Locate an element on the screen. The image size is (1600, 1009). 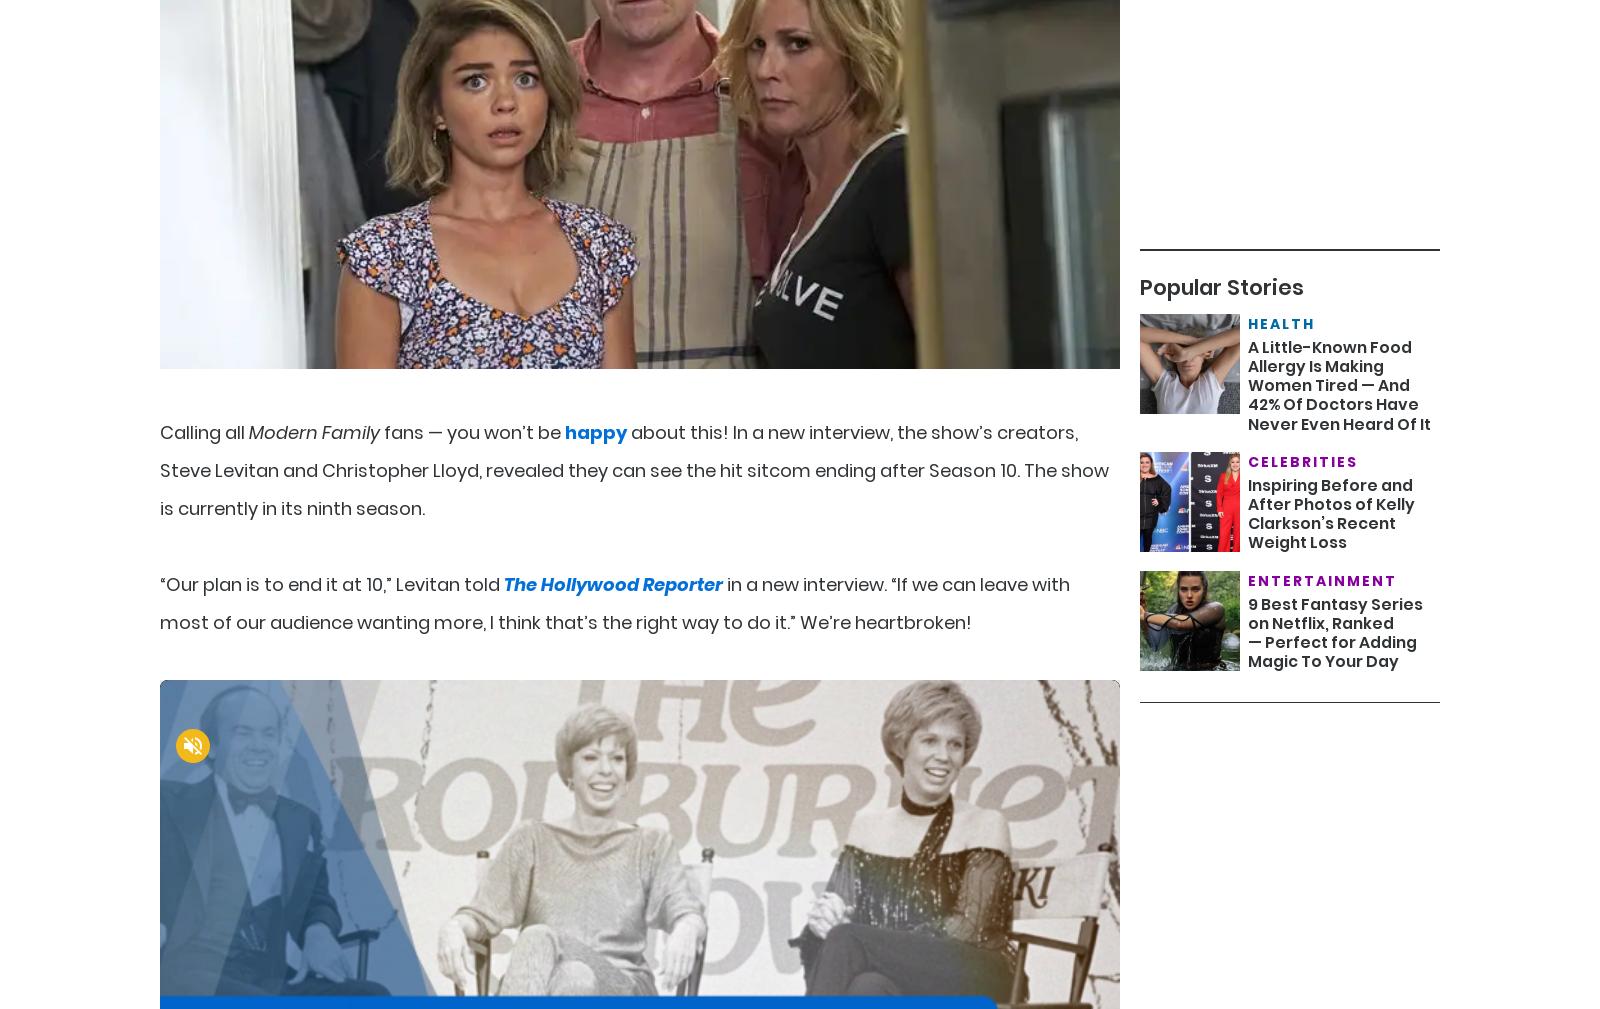
'about this! In a new interview, the show’s creators, Steve Levitan and Christopher Lloyd, revealed they can see the hit sitcom ending after Season 10. The show is currently in its ninth season.' is located at coordinates (159, 469).